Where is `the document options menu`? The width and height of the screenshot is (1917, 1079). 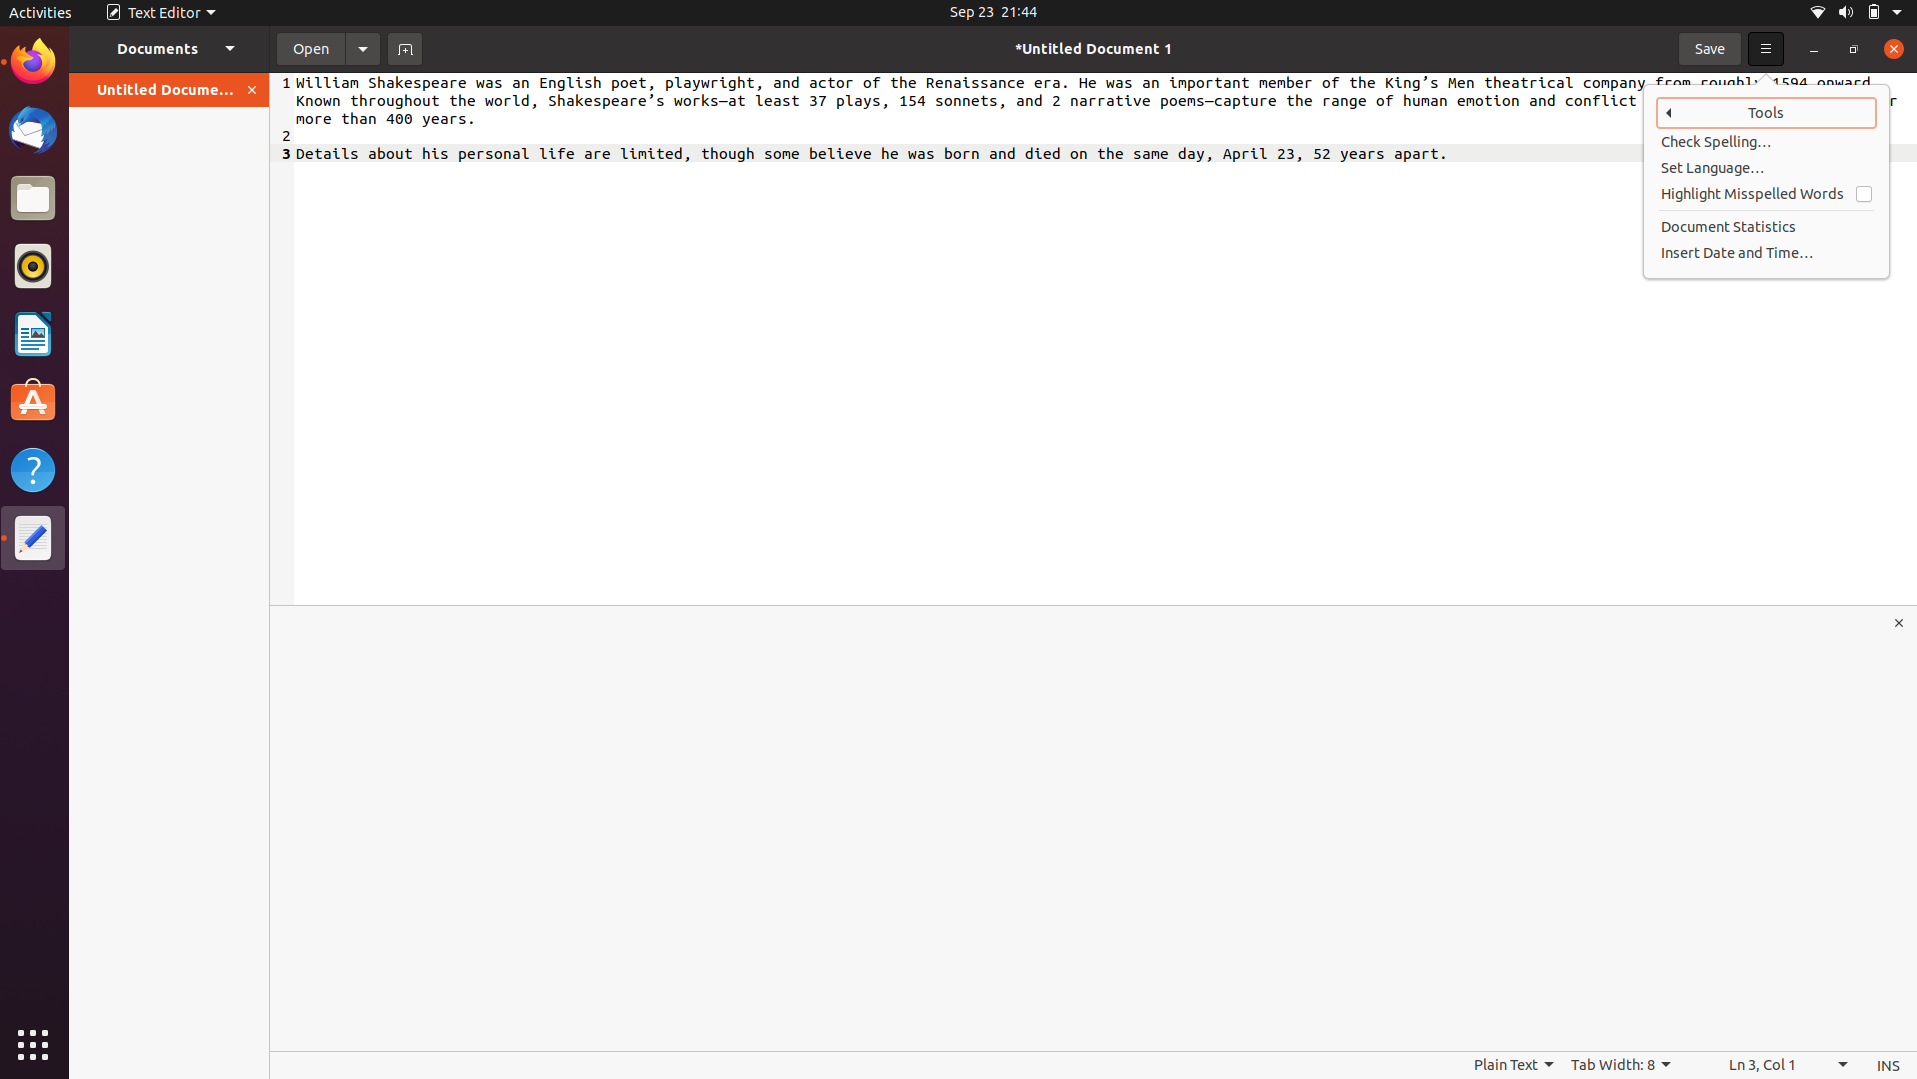
the document options menu is located at coordinates (362, 47).